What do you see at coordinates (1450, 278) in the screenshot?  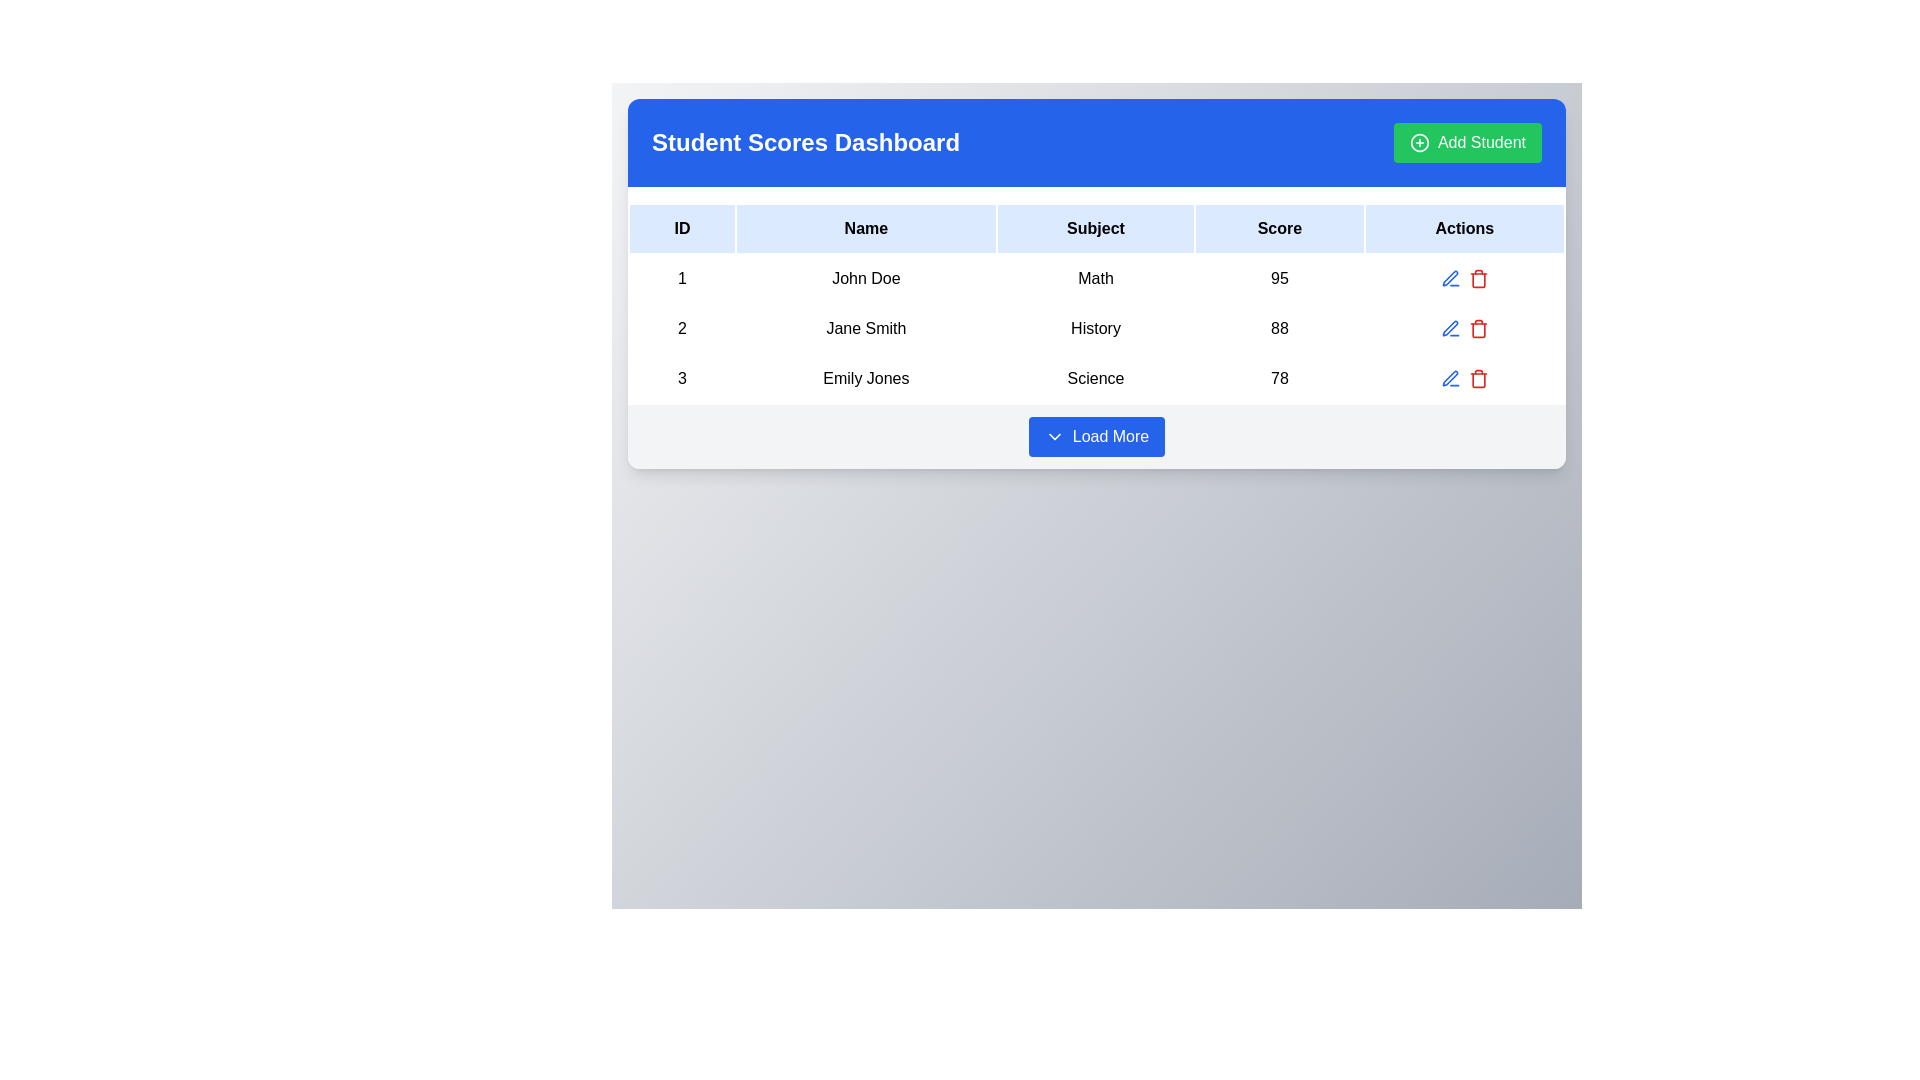 I see `the action button represented by a pen icon in the 'Actions' column of the first row of the table to change its color to a darker blue hue` at bounding box center [1450, 278].